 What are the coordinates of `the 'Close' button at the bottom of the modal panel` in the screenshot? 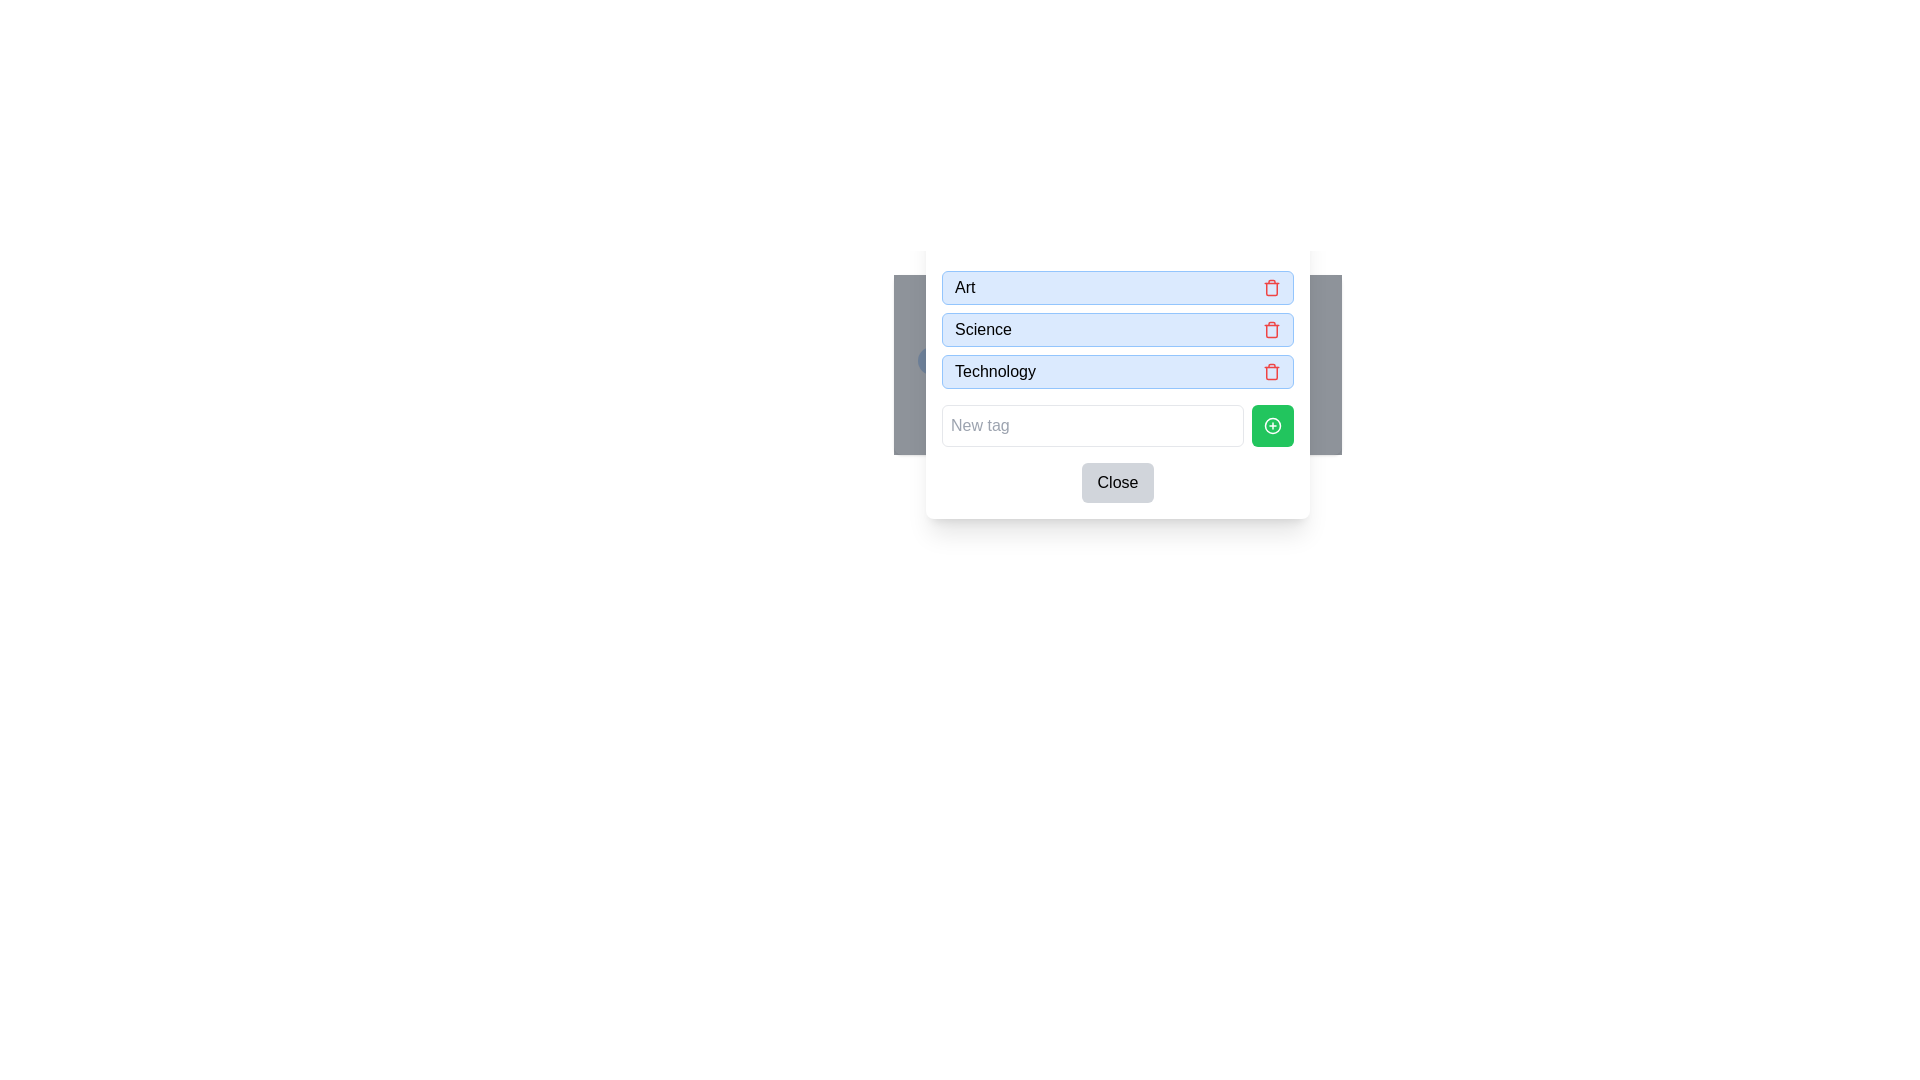 It's located at (1117, 482).